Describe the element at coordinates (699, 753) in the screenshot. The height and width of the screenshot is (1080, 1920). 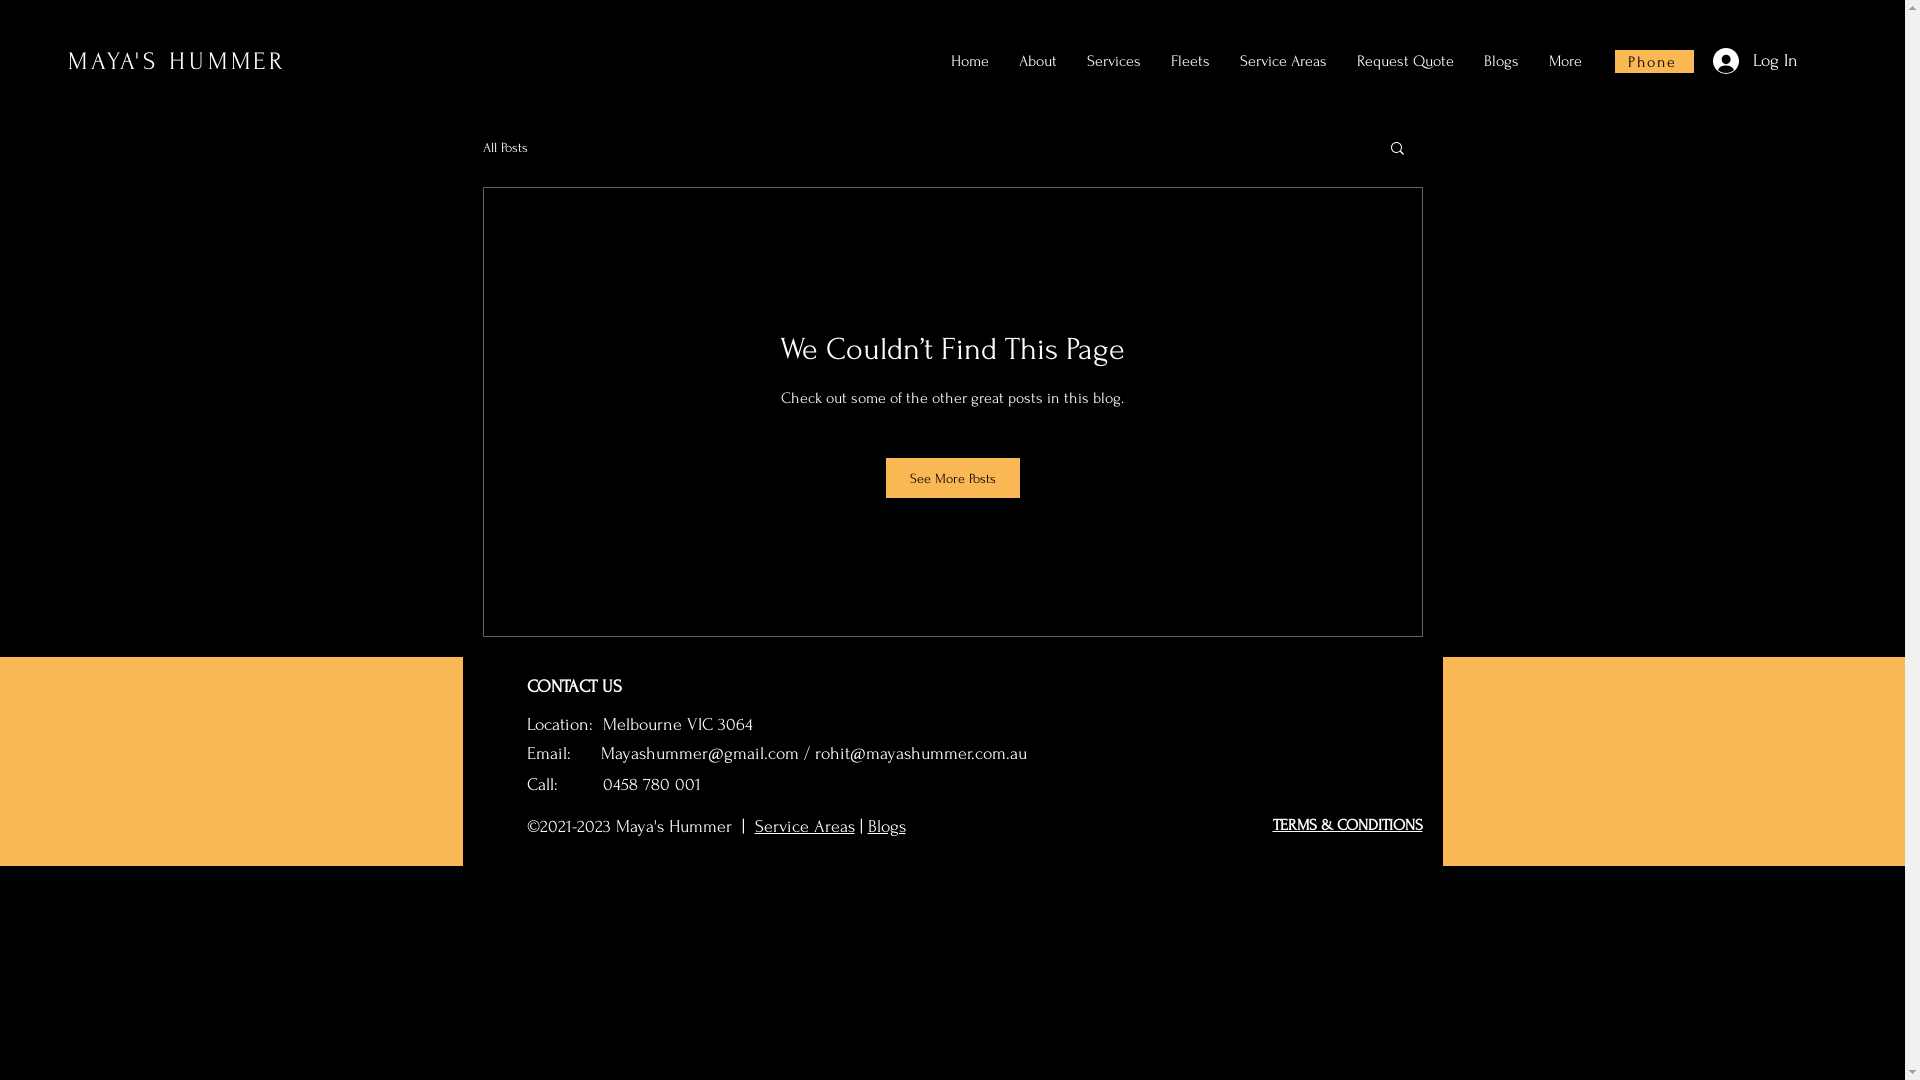
I see `'Mayashummer@gmail.com'` at that location.